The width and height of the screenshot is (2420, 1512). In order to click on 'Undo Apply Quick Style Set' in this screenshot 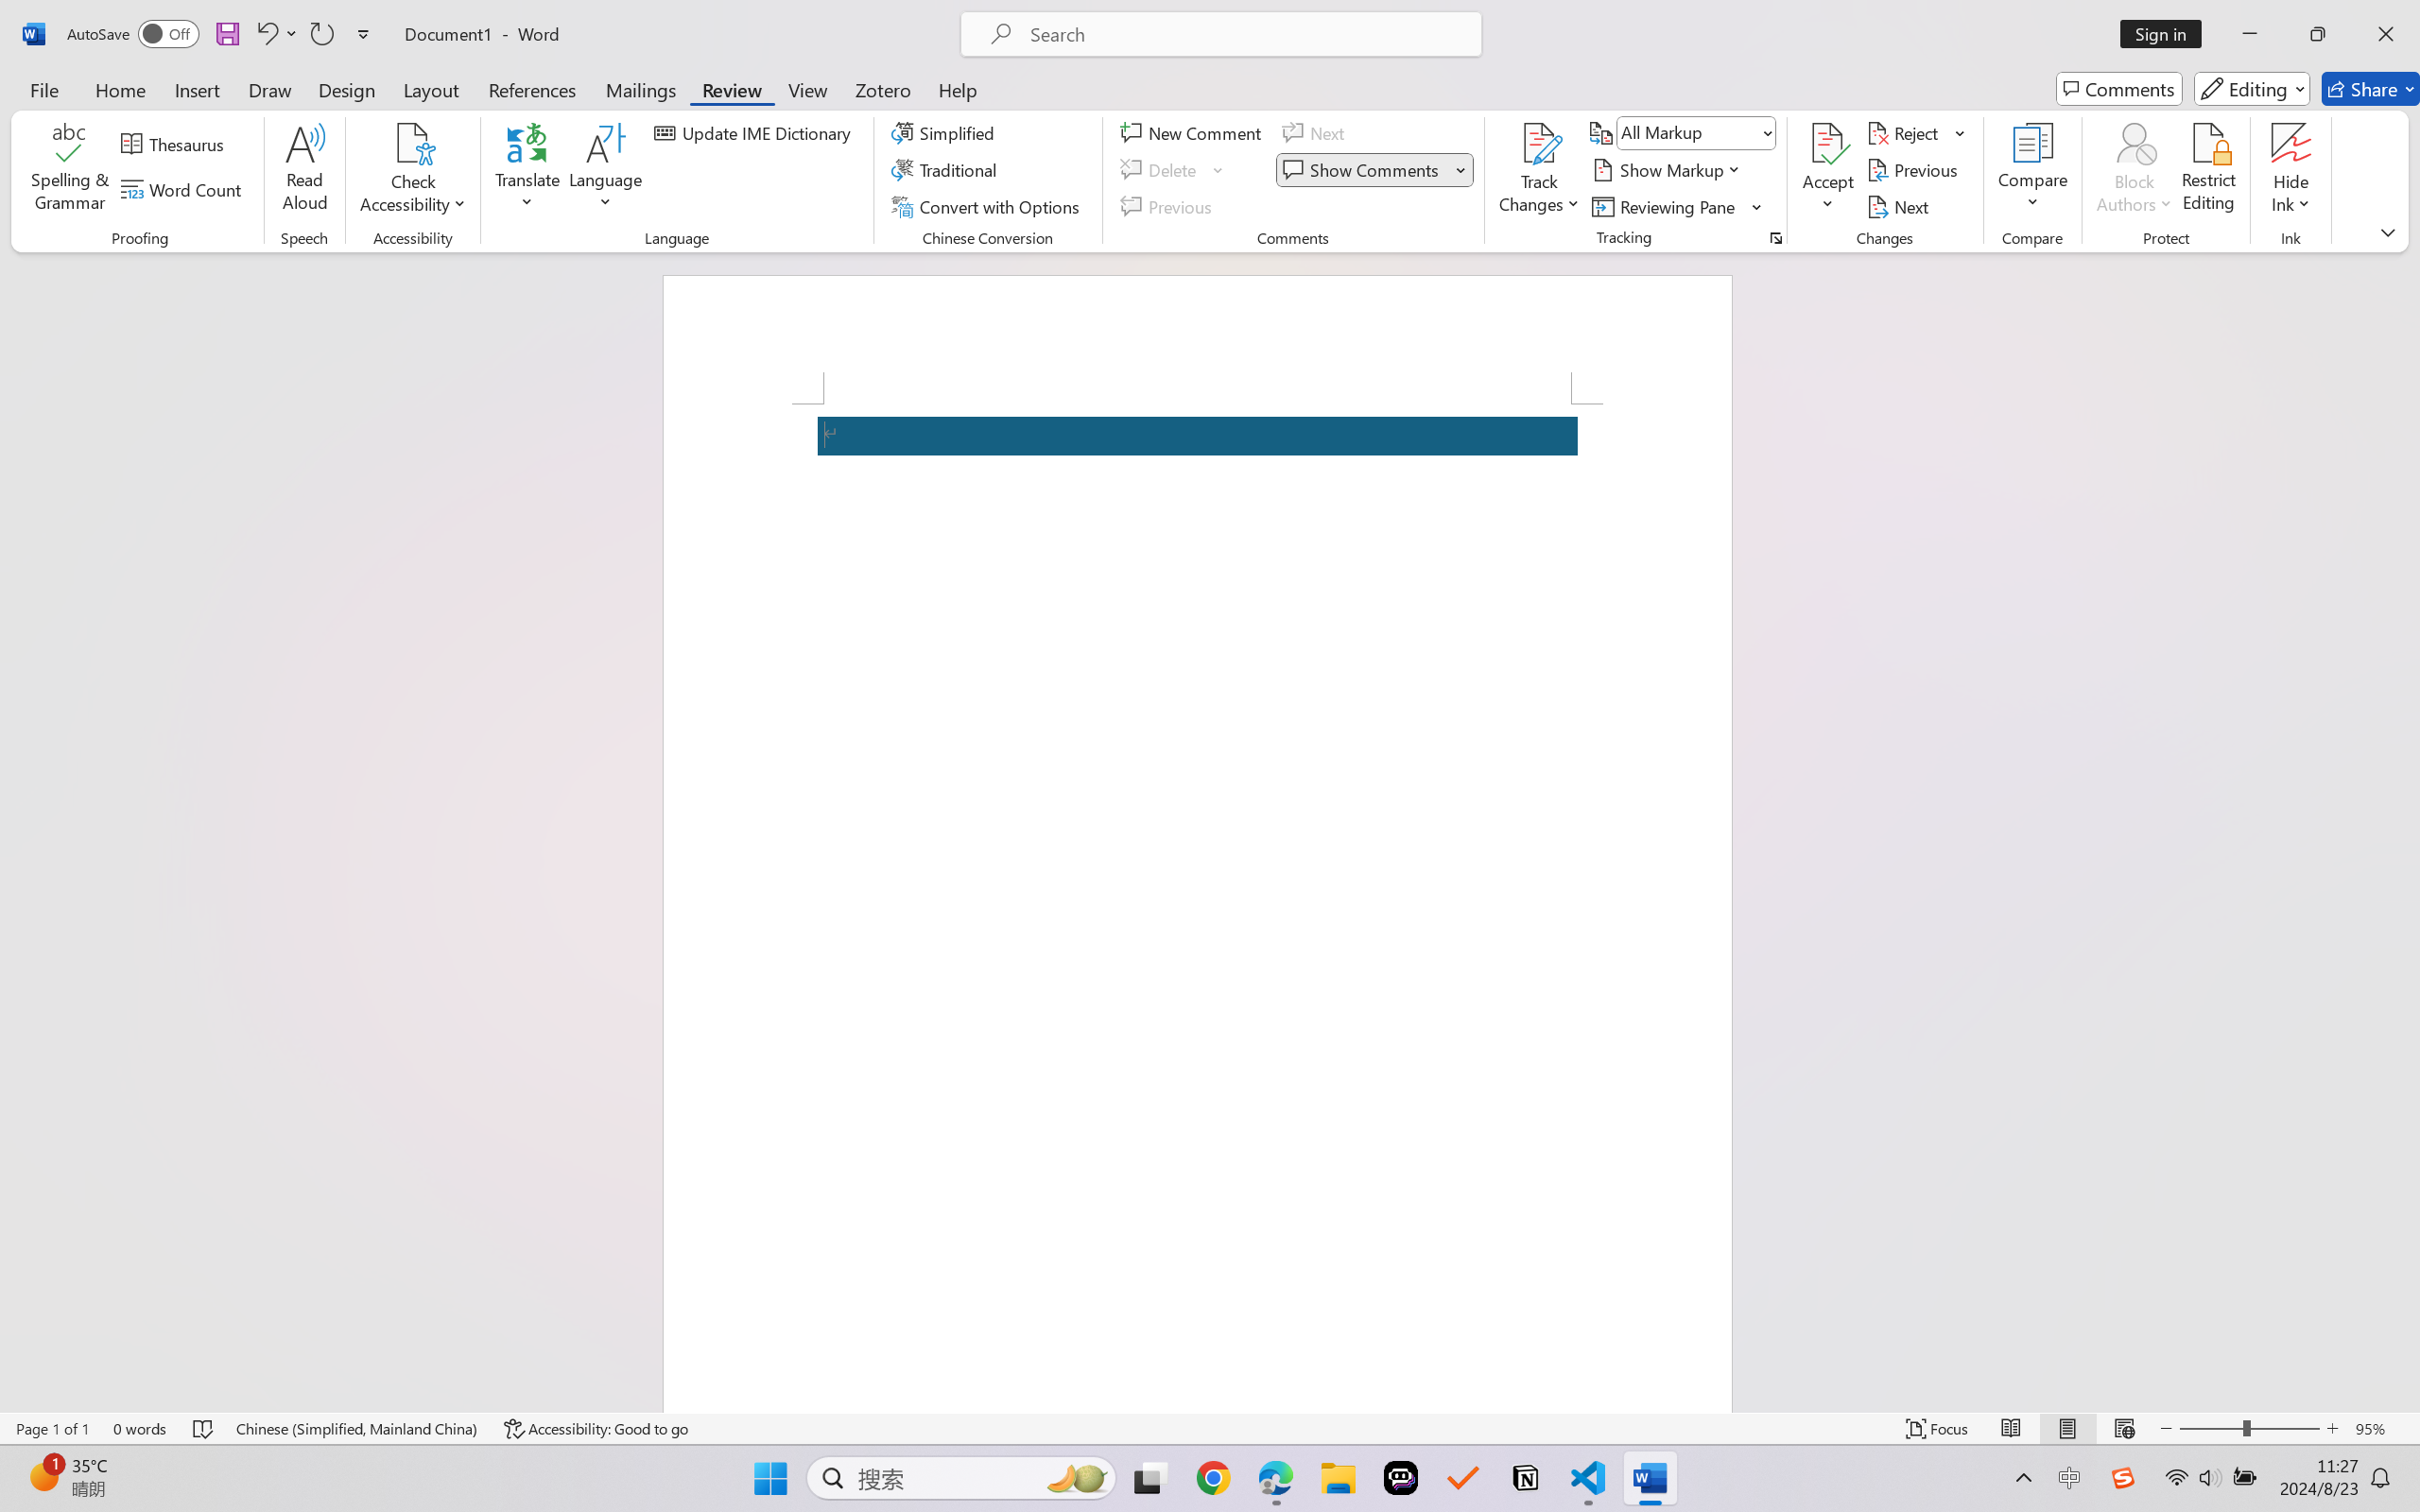, I will do `click(274, 33)`.